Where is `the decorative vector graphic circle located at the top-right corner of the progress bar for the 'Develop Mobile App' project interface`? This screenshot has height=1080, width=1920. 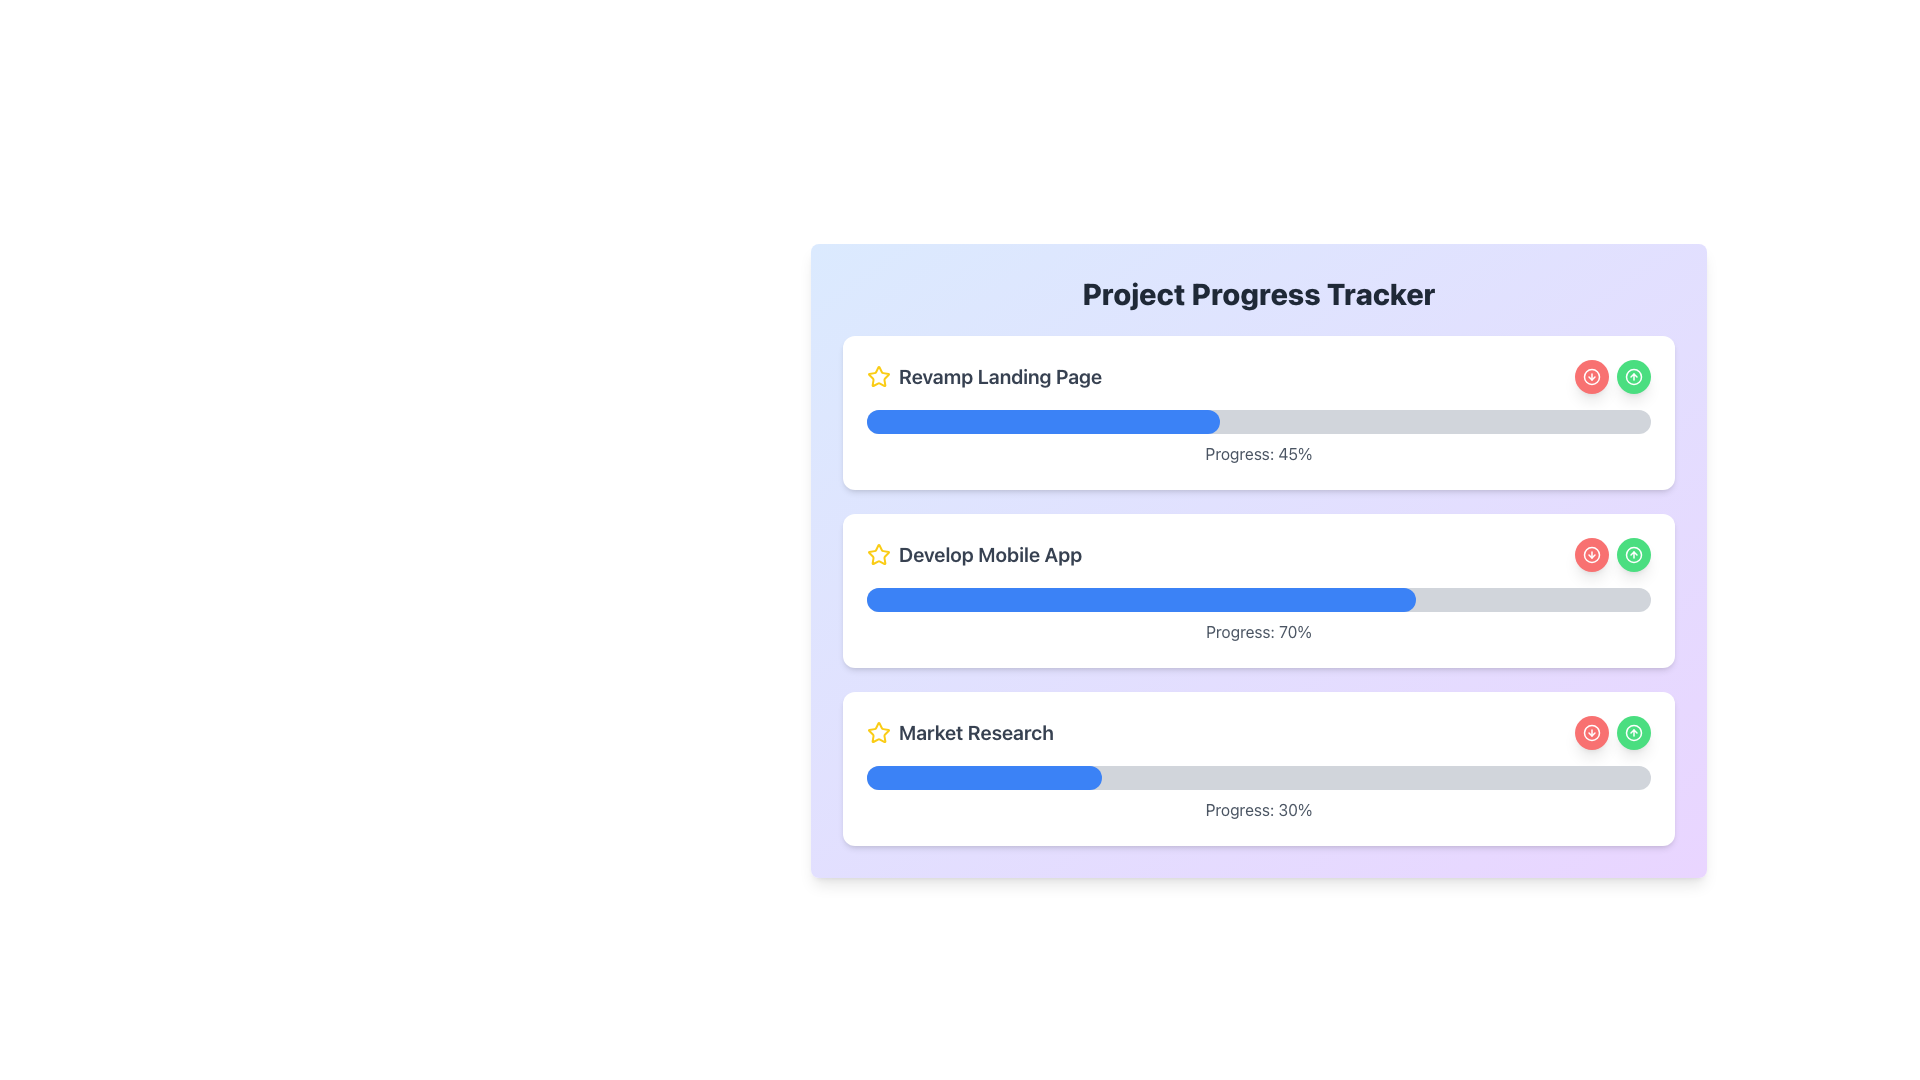 the decorative vector graphic circle located at the top-right corner of the progress bar for the 'Develop Mobile App' project interface is located at coordinates (1633, 555).